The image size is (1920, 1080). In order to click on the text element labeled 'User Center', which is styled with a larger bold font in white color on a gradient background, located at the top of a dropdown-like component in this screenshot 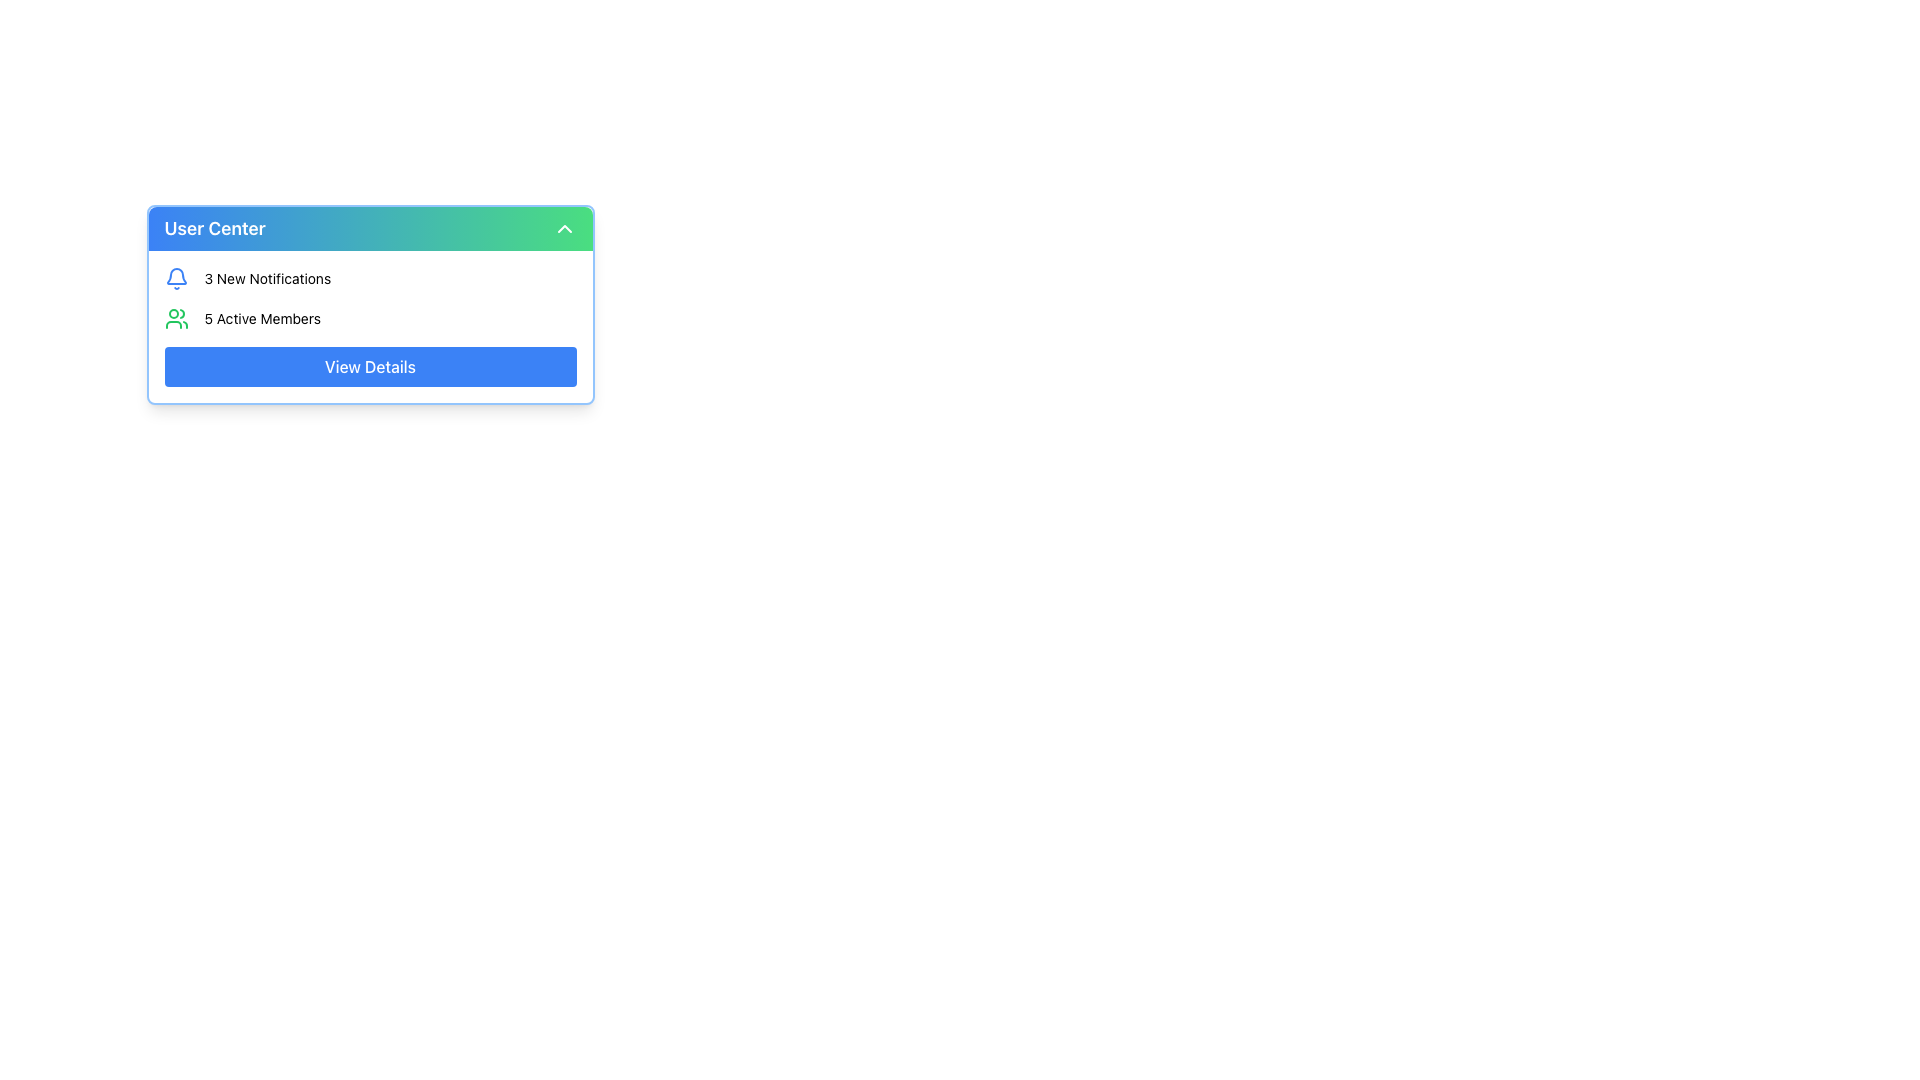, I will do `click(215, 227)`.